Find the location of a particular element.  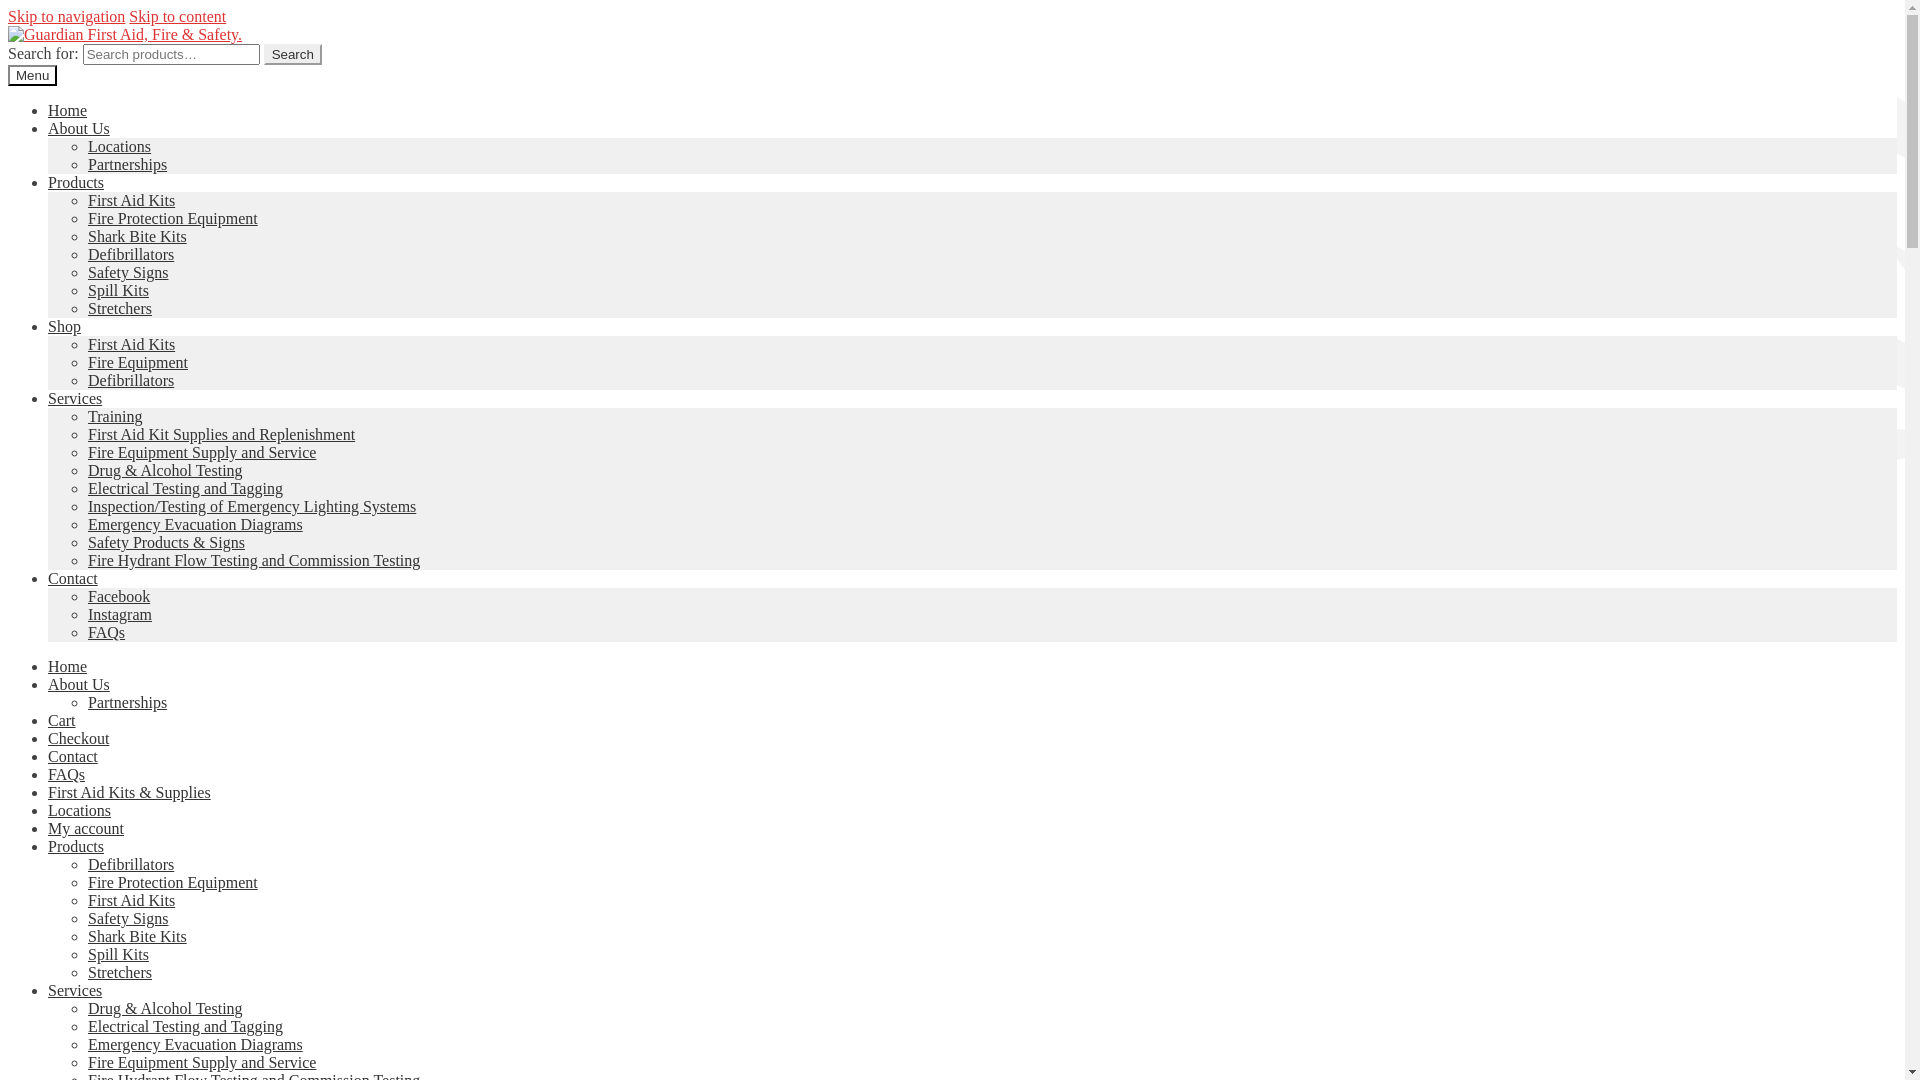

'FAQs' is located at coordinates (66, 773).